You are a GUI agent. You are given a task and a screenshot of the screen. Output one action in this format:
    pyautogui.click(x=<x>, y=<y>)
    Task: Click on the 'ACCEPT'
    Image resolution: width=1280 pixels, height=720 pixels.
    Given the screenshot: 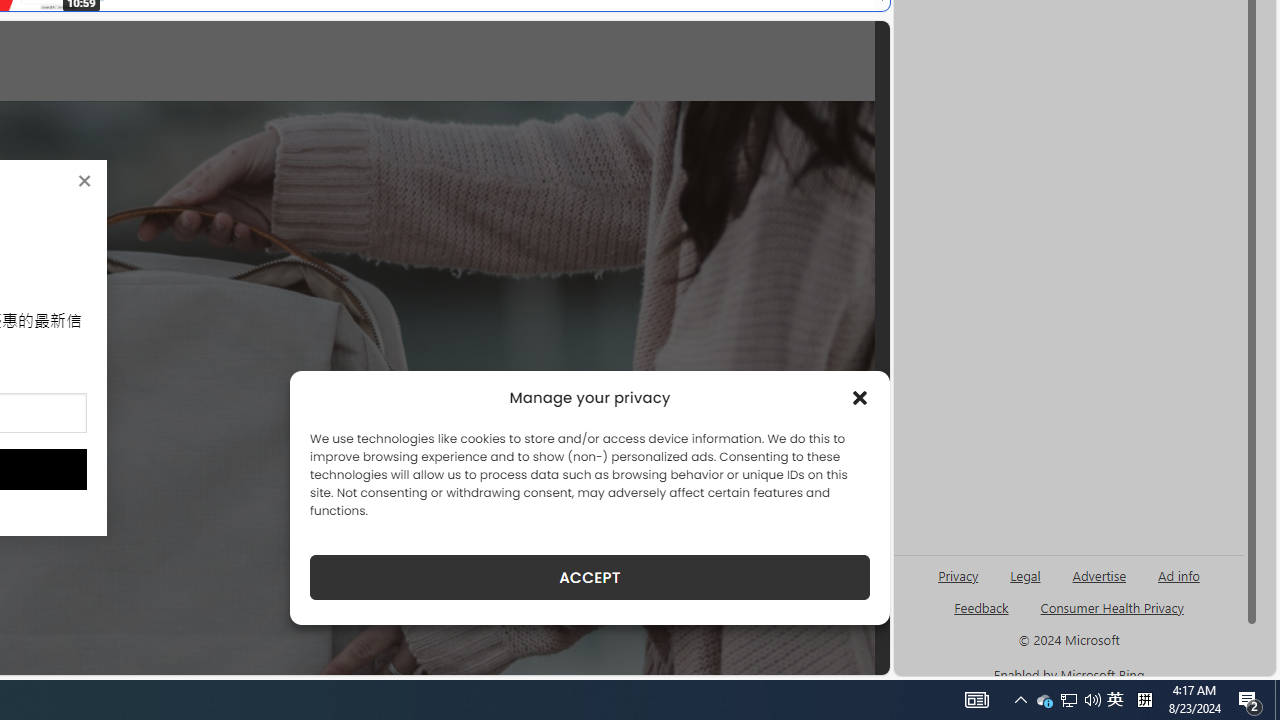 What is the action you would take?
    pyautogui.click(x=589, y=577)
    